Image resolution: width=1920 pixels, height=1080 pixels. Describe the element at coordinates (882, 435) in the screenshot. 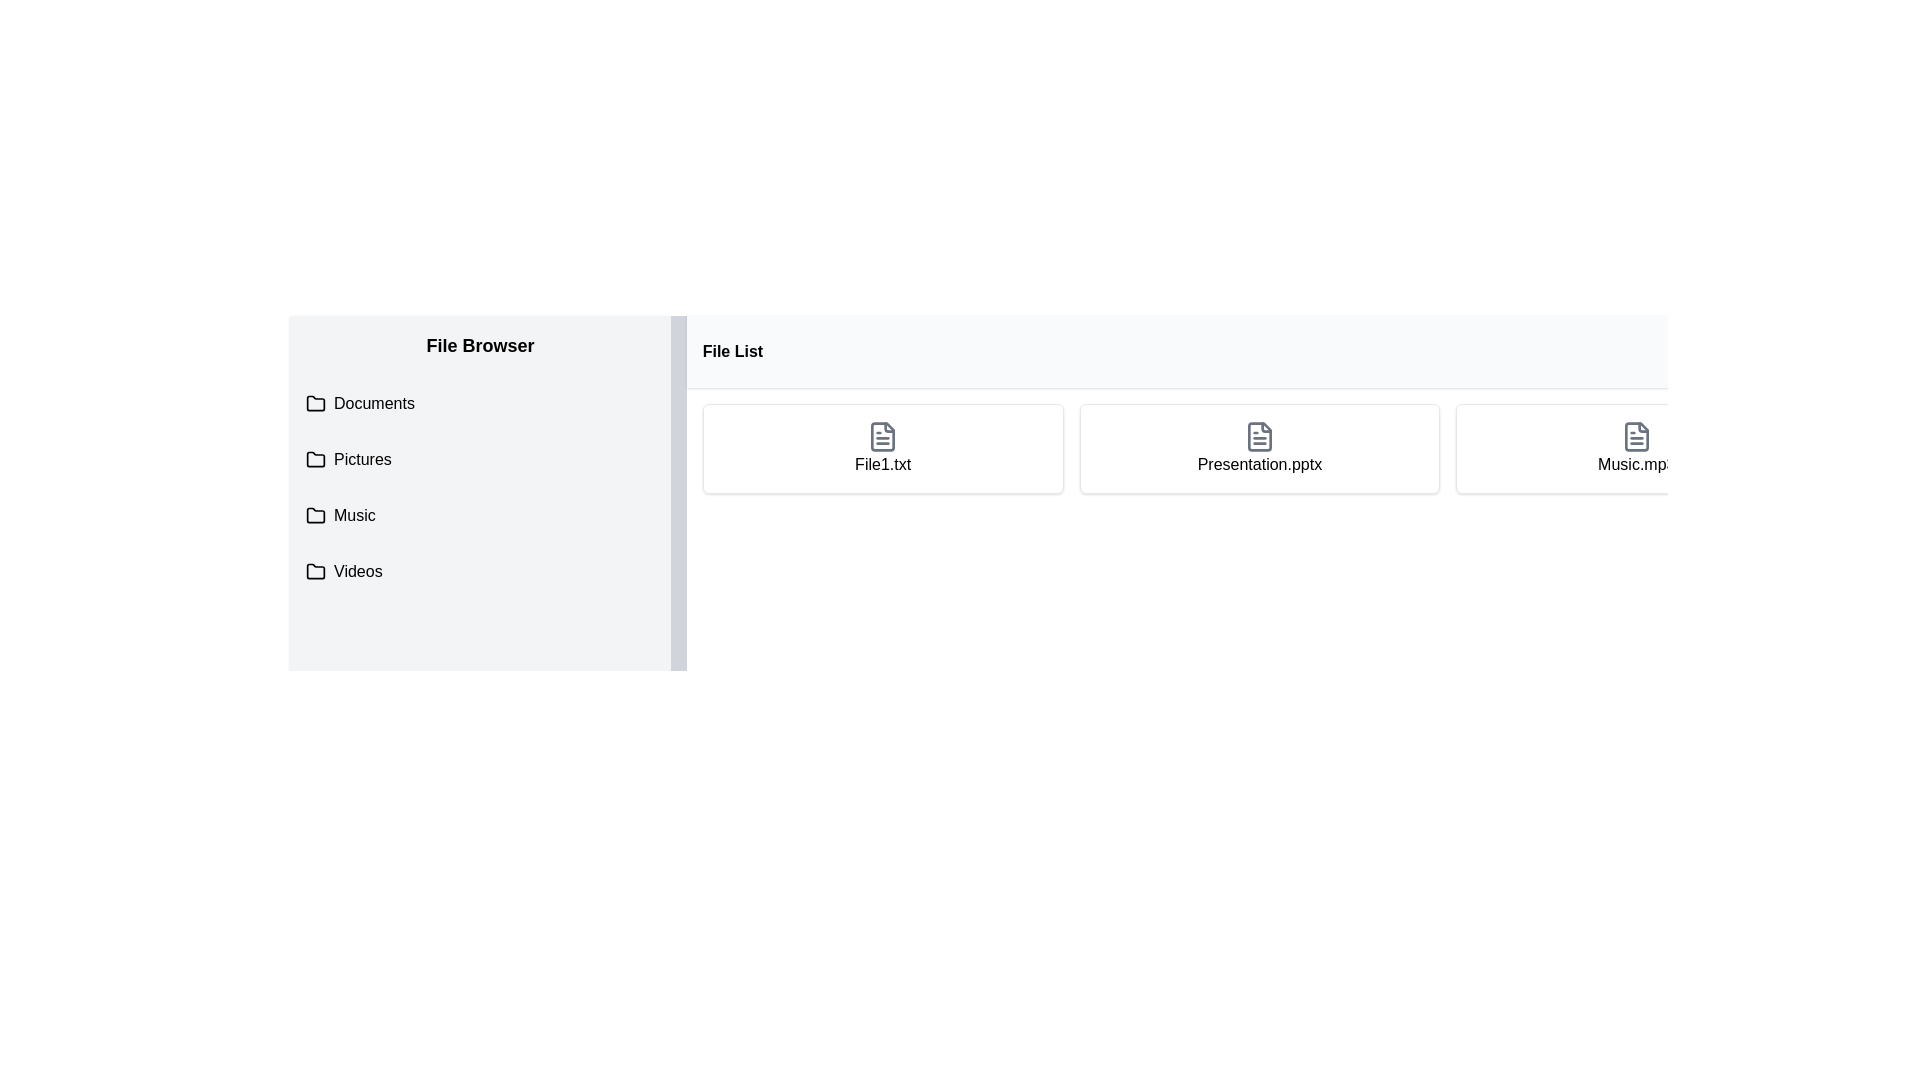

I see `the document icon located in the 'File List' section` at that location.